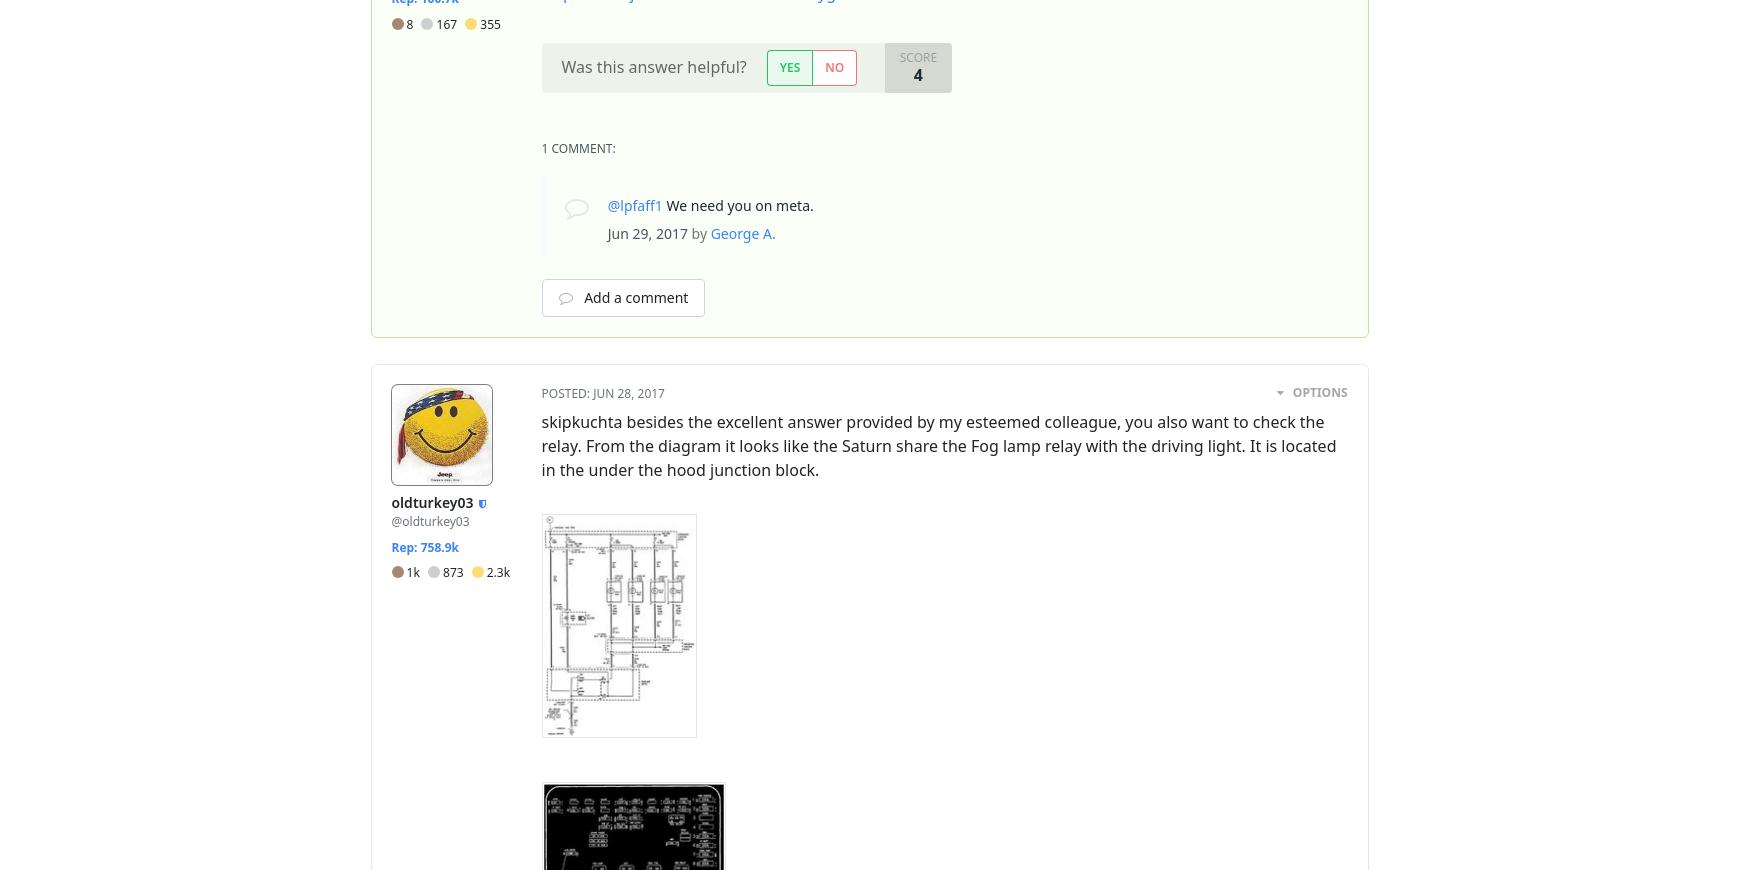  What do you see at coordinates (488, 22) in the screenshot?
I see `'355'` at bounding box center [488, 22].